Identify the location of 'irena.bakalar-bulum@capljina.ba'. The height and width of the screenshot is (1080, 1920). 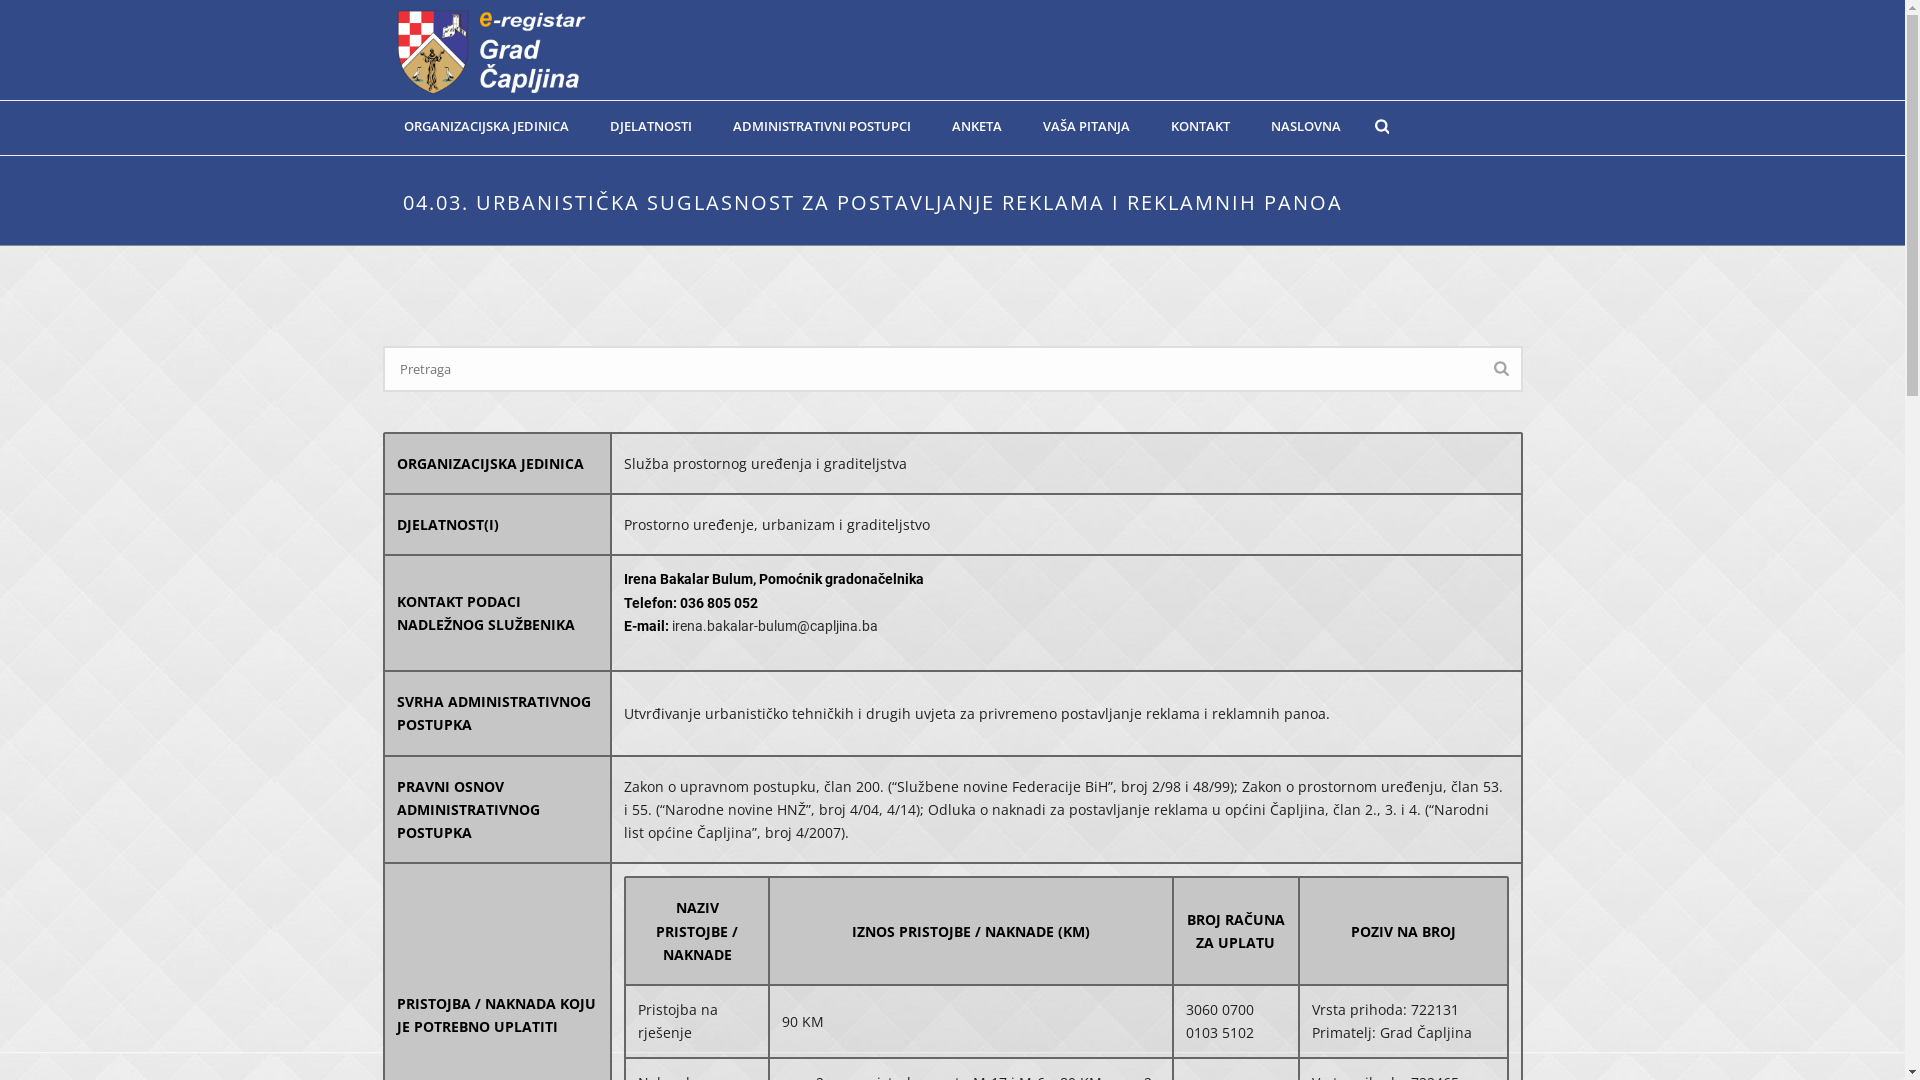
(773, 624).